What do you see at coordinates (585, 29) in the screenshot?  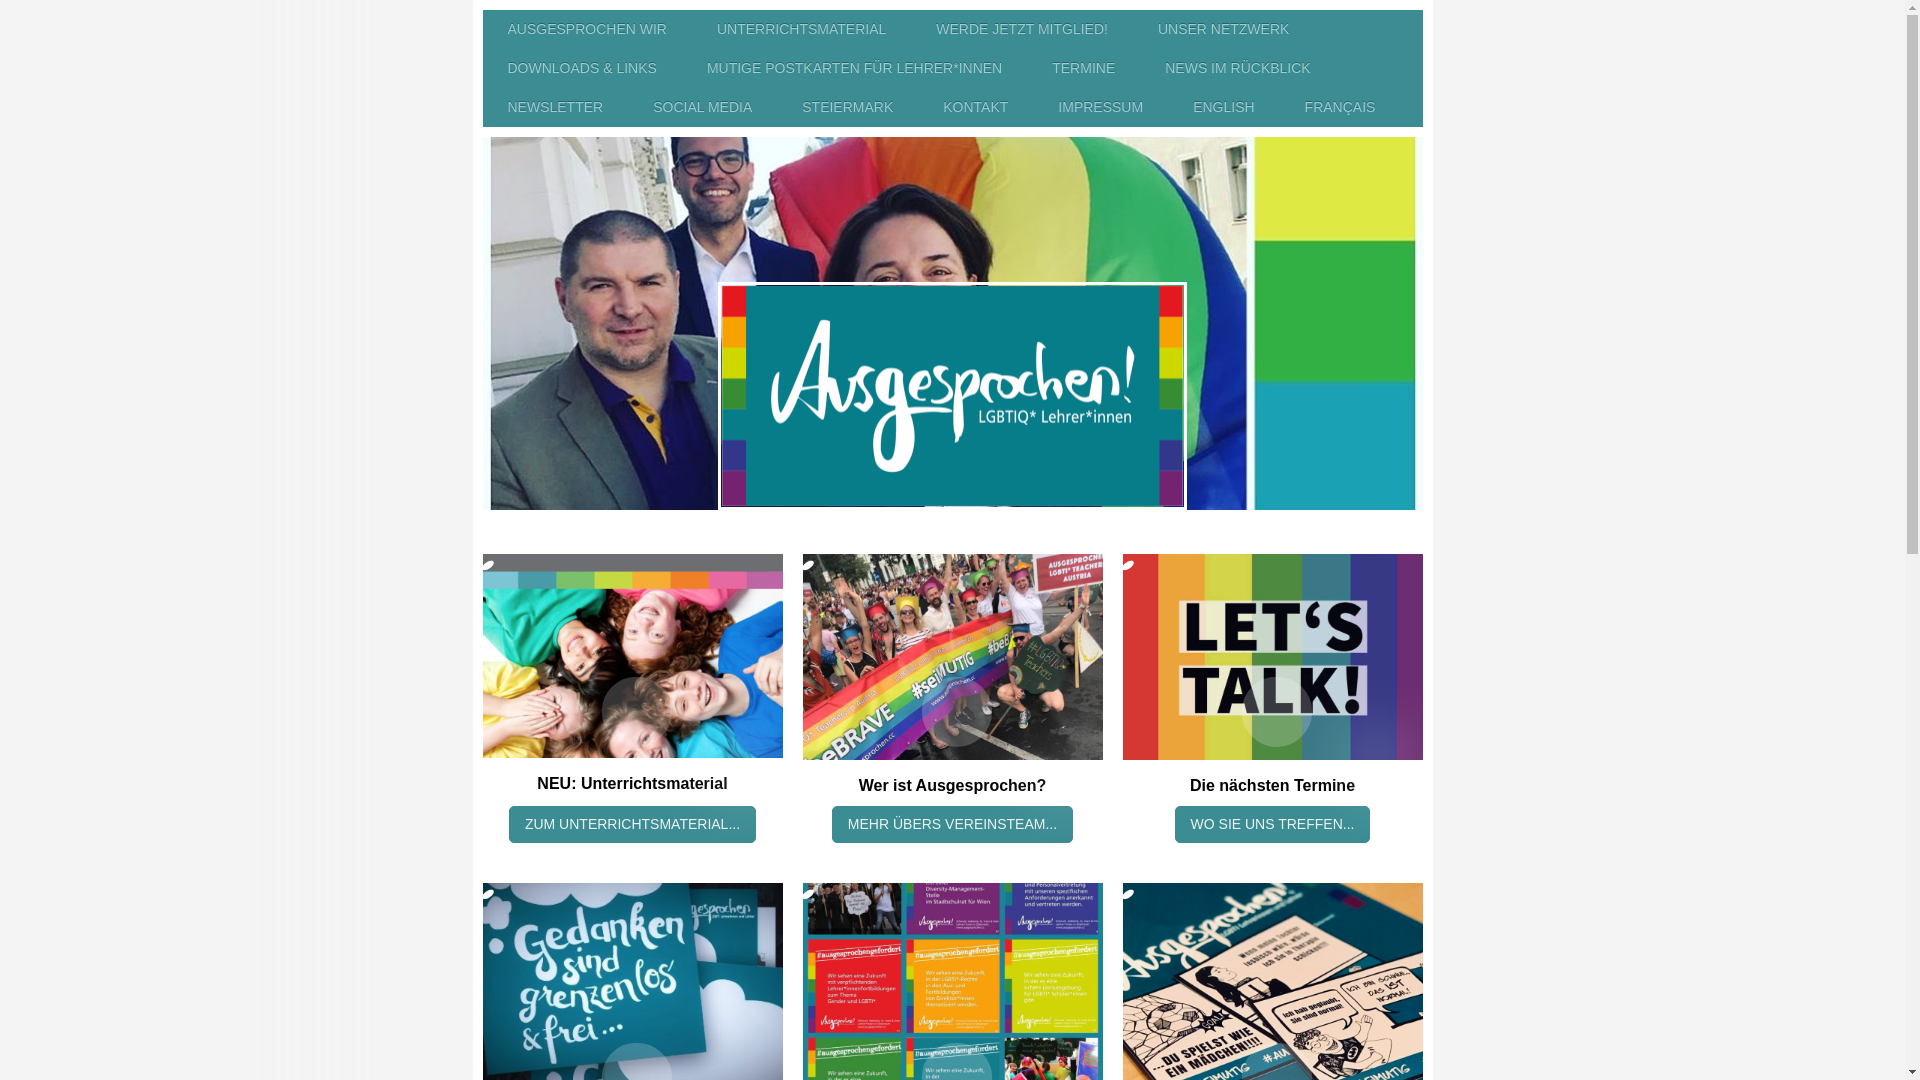 I see `'AUSGESPROCHEN WIR'` at bounding box center [585, 29].